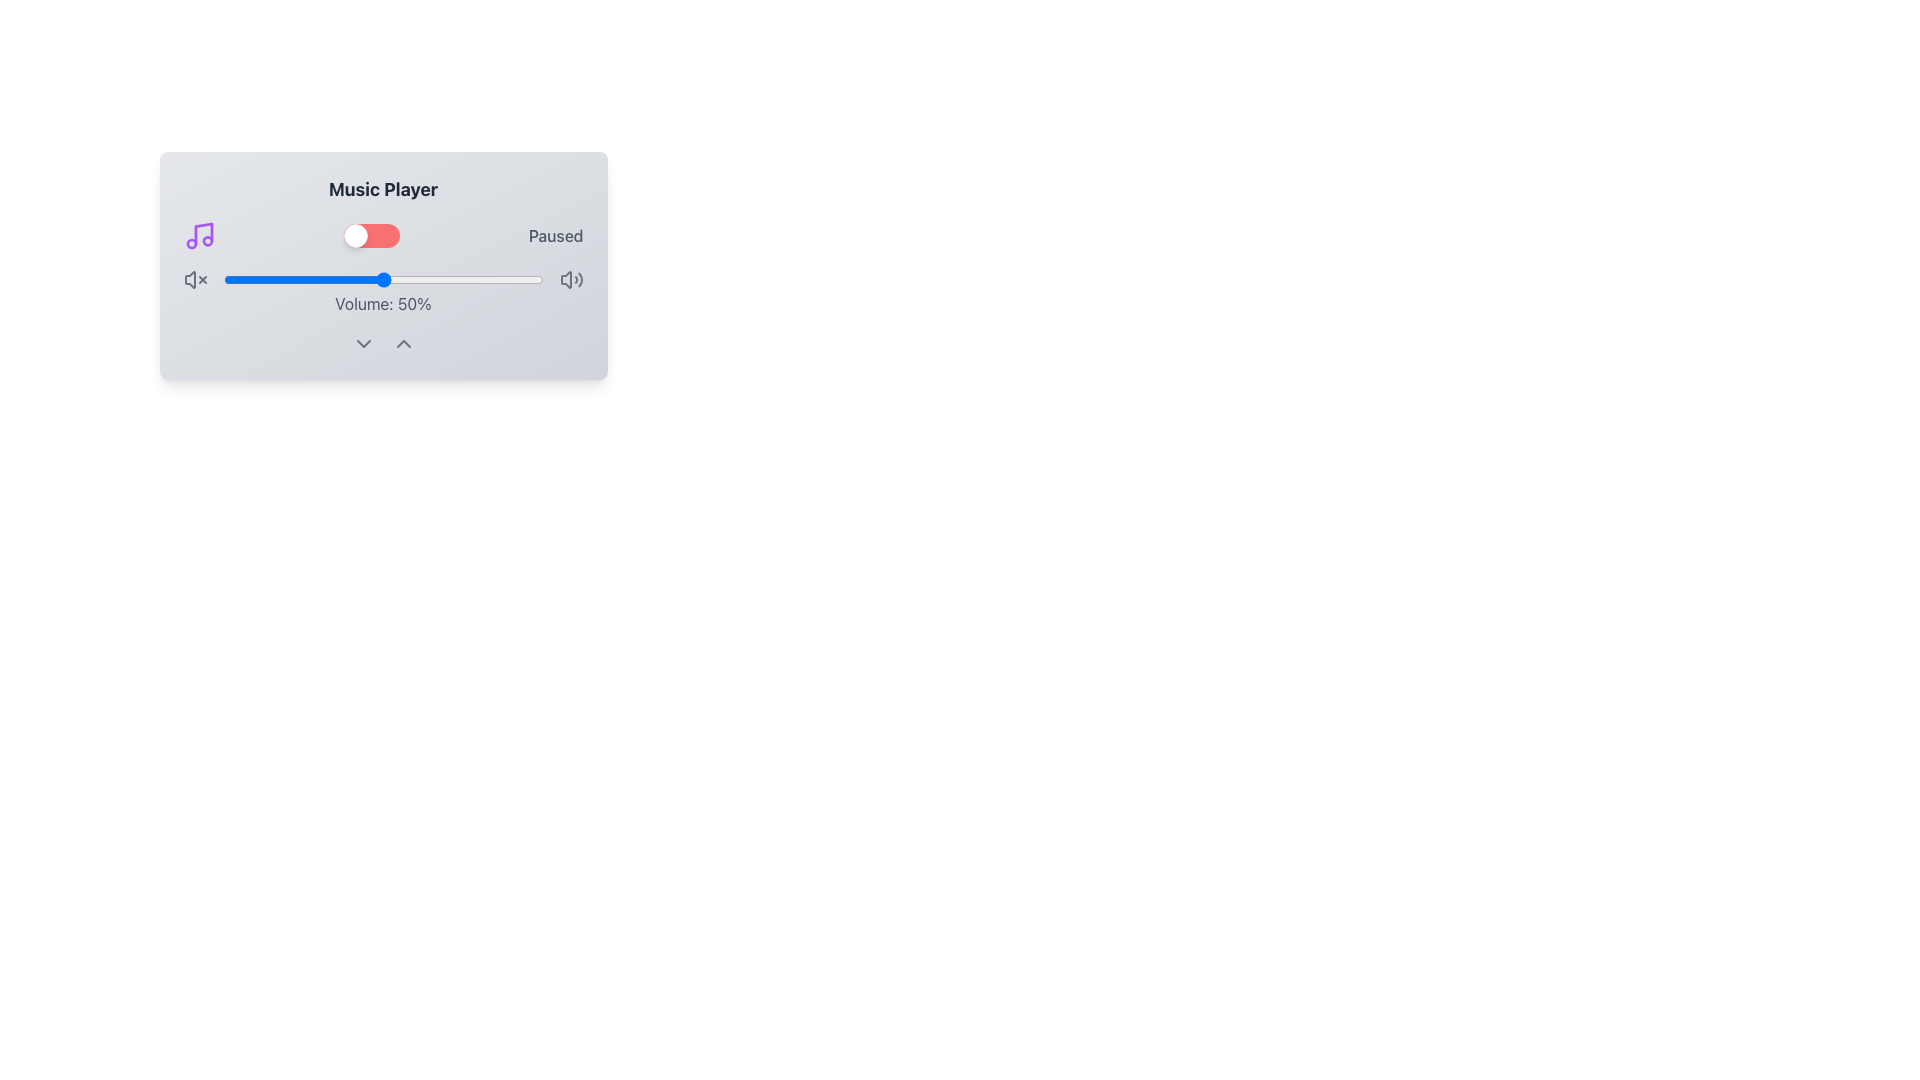  What do you see at coordinates (420, 280) in the screenshot?
I see `volume` at bounding box center [420, 280].